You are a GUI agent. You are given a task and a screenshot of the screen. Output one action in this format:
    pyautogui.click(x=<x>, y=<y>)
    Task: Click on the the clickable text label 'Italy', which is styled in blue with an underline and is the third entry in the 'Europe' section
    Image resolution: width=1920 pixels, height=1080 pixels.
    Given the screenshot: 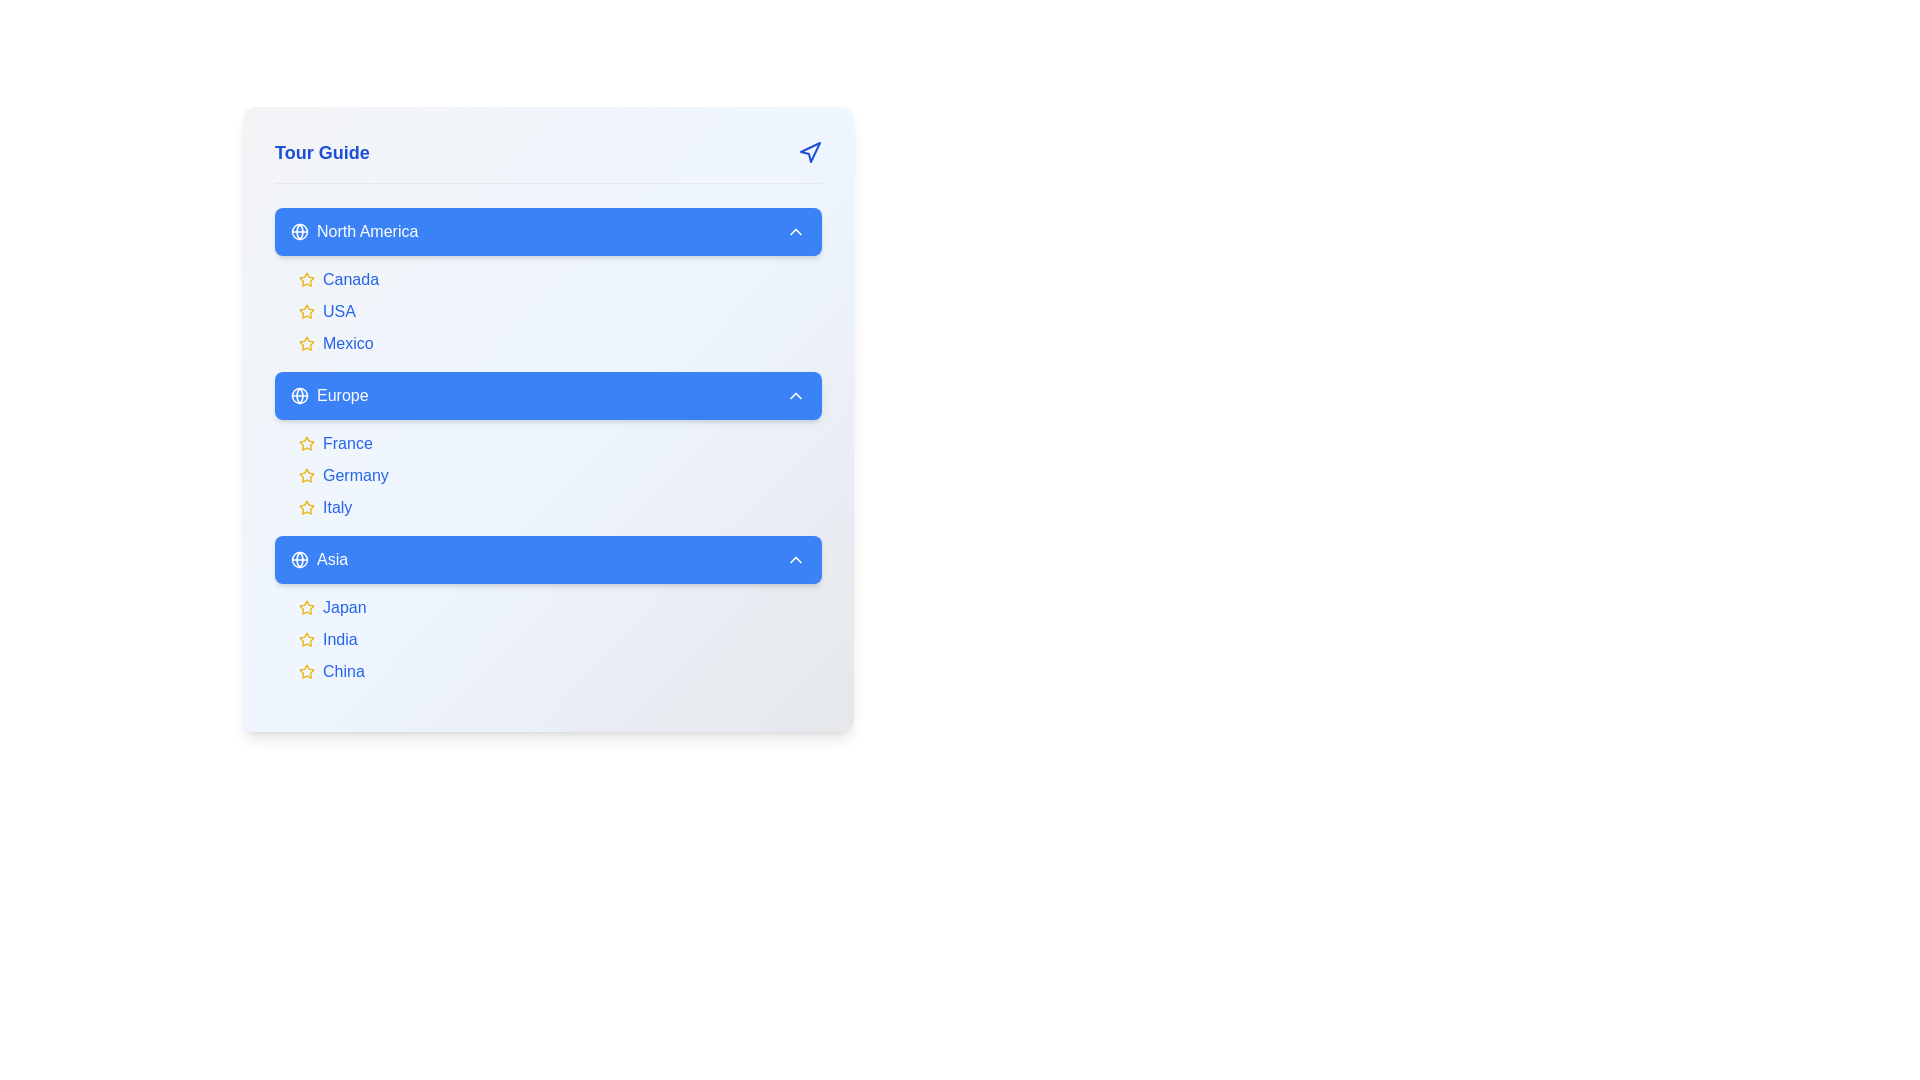 What is the action you would take?
    pyautogui.click(x=337, y=507)
    